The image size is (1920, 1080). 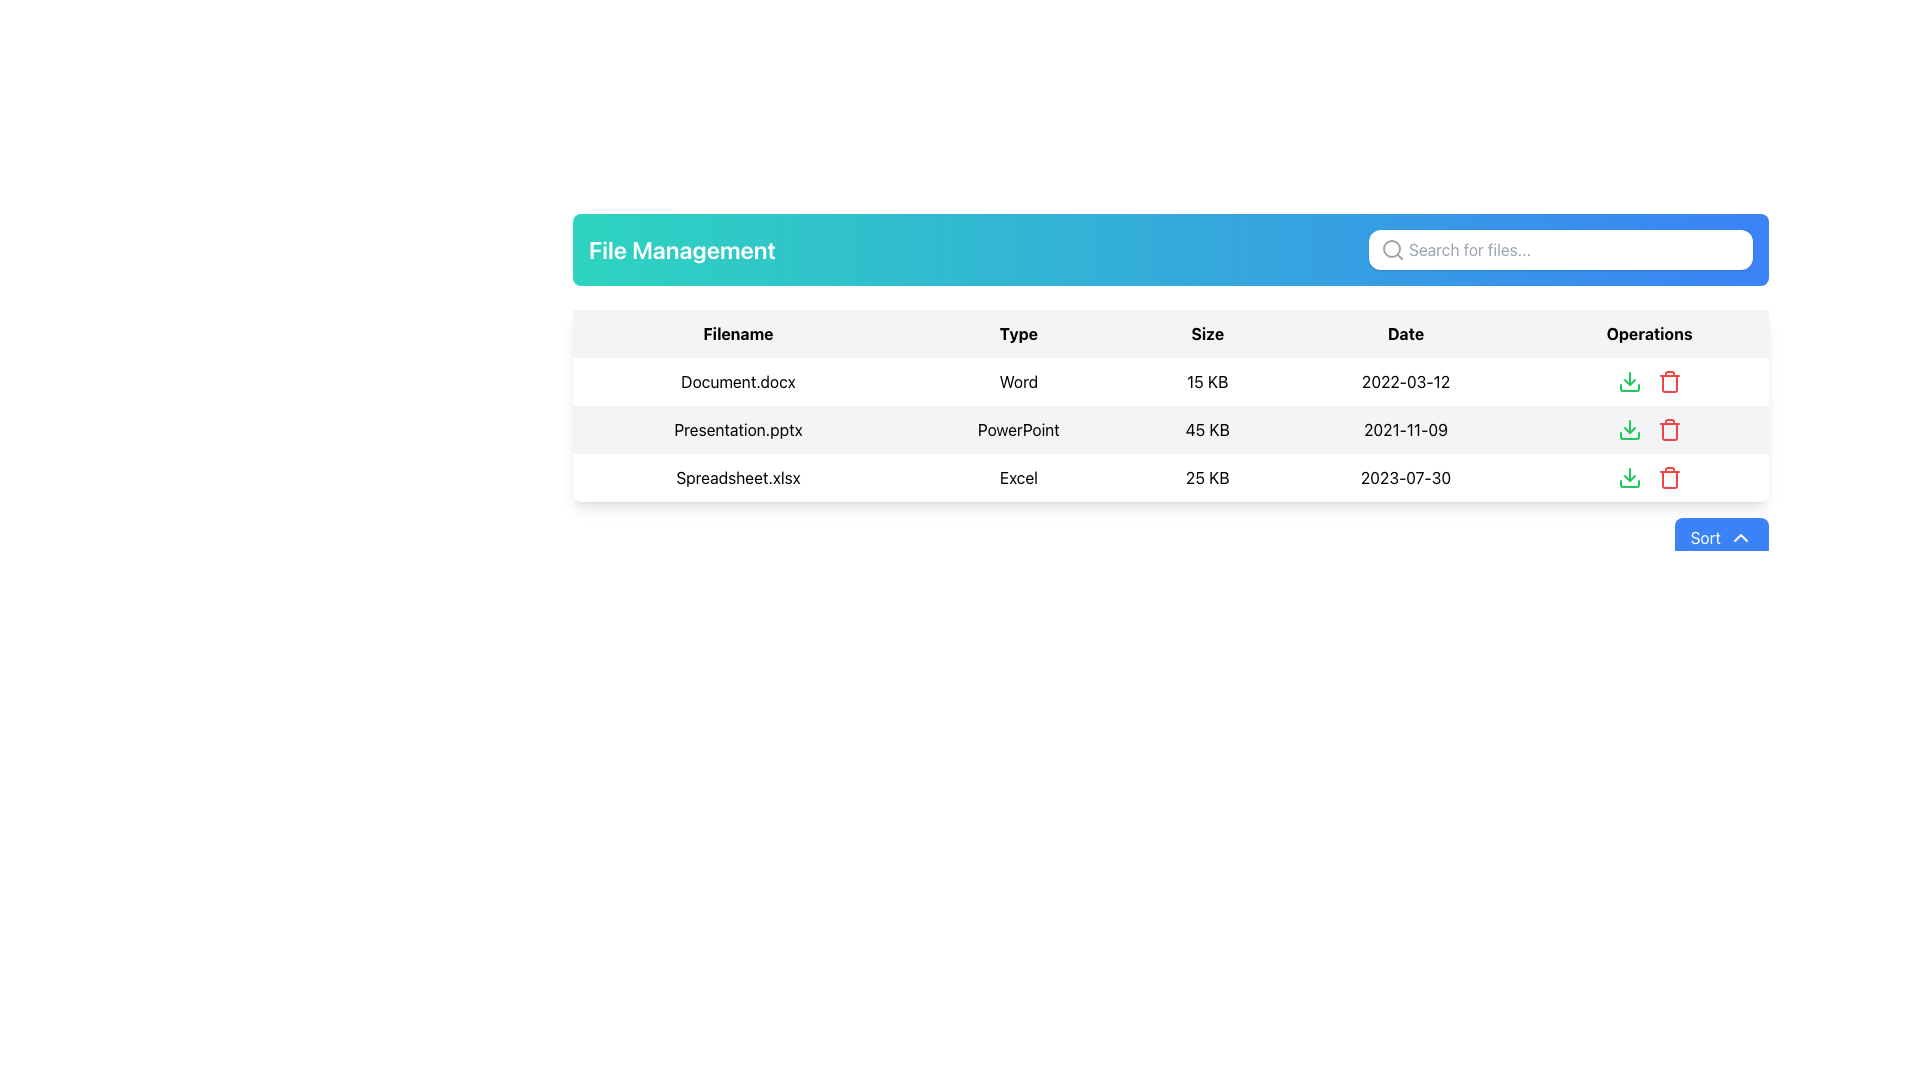 I want to click on the 'Date' text label, which is the fourth header item in a horizontal header row, displayed in bold black font on a light gray background, so click(x=1405, y=333).